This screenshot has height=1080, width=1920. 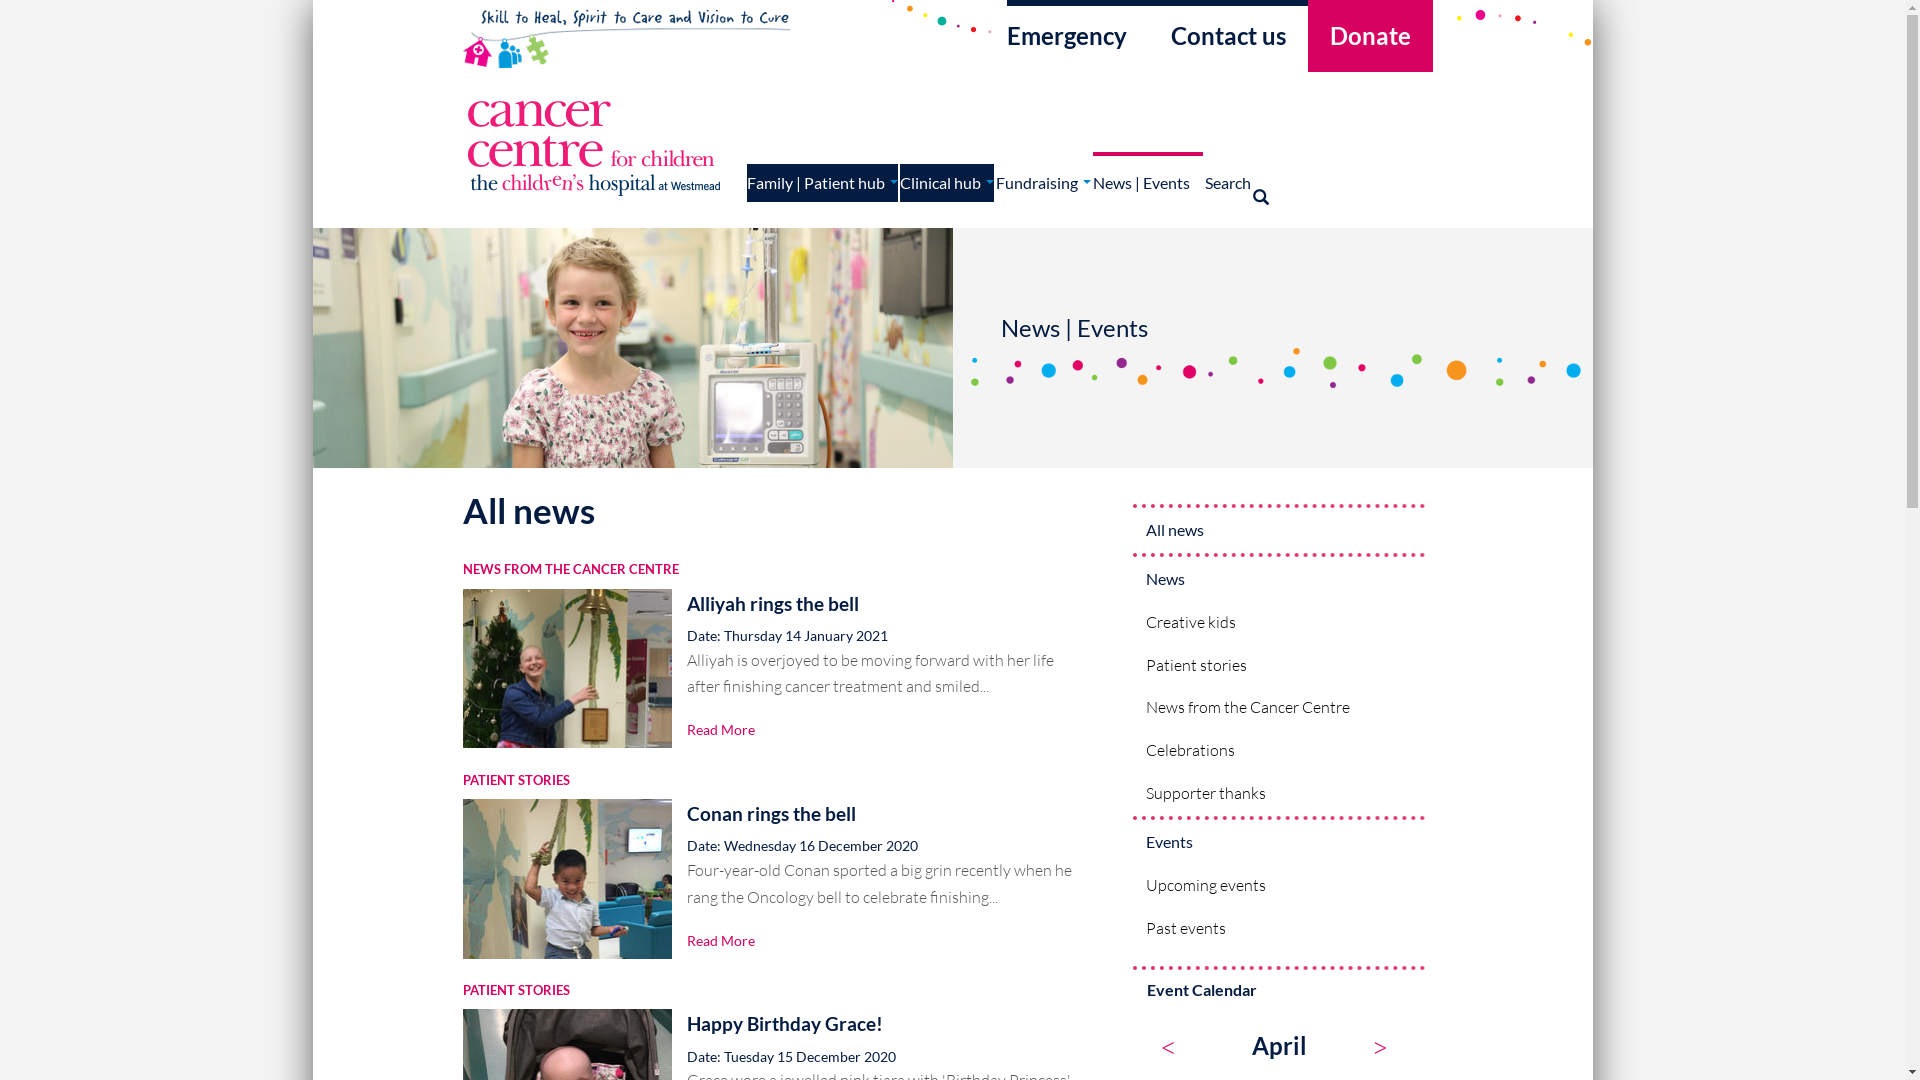 What do you see at coordinates (1278, 665) in the screenshot?
I see `'Patient stories'` at bounding box center [1278, 665].